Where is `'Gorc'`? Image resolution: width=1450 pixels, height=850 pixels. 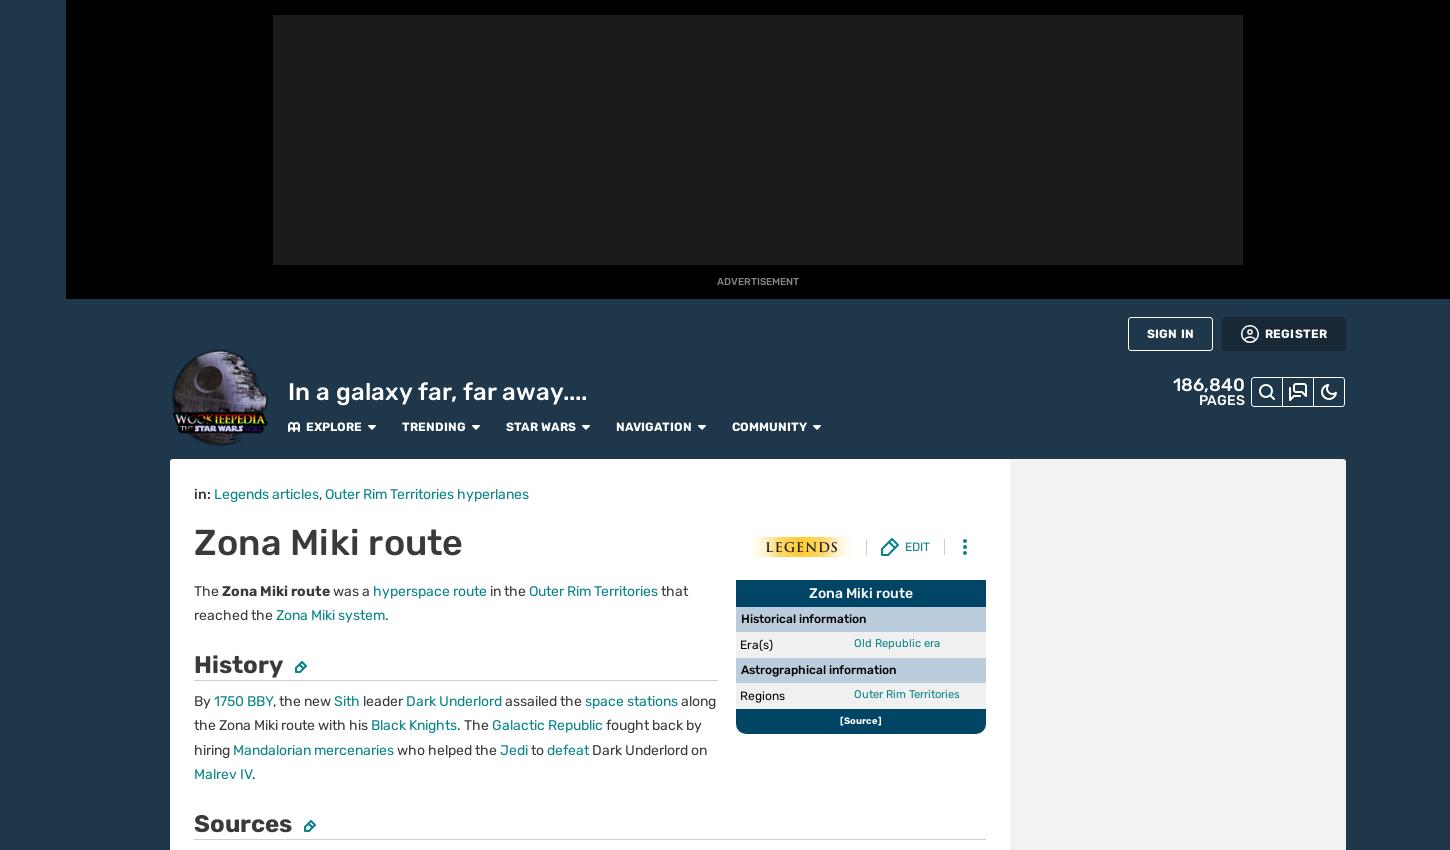 'Gorc' is located at coordinates (993, 824).